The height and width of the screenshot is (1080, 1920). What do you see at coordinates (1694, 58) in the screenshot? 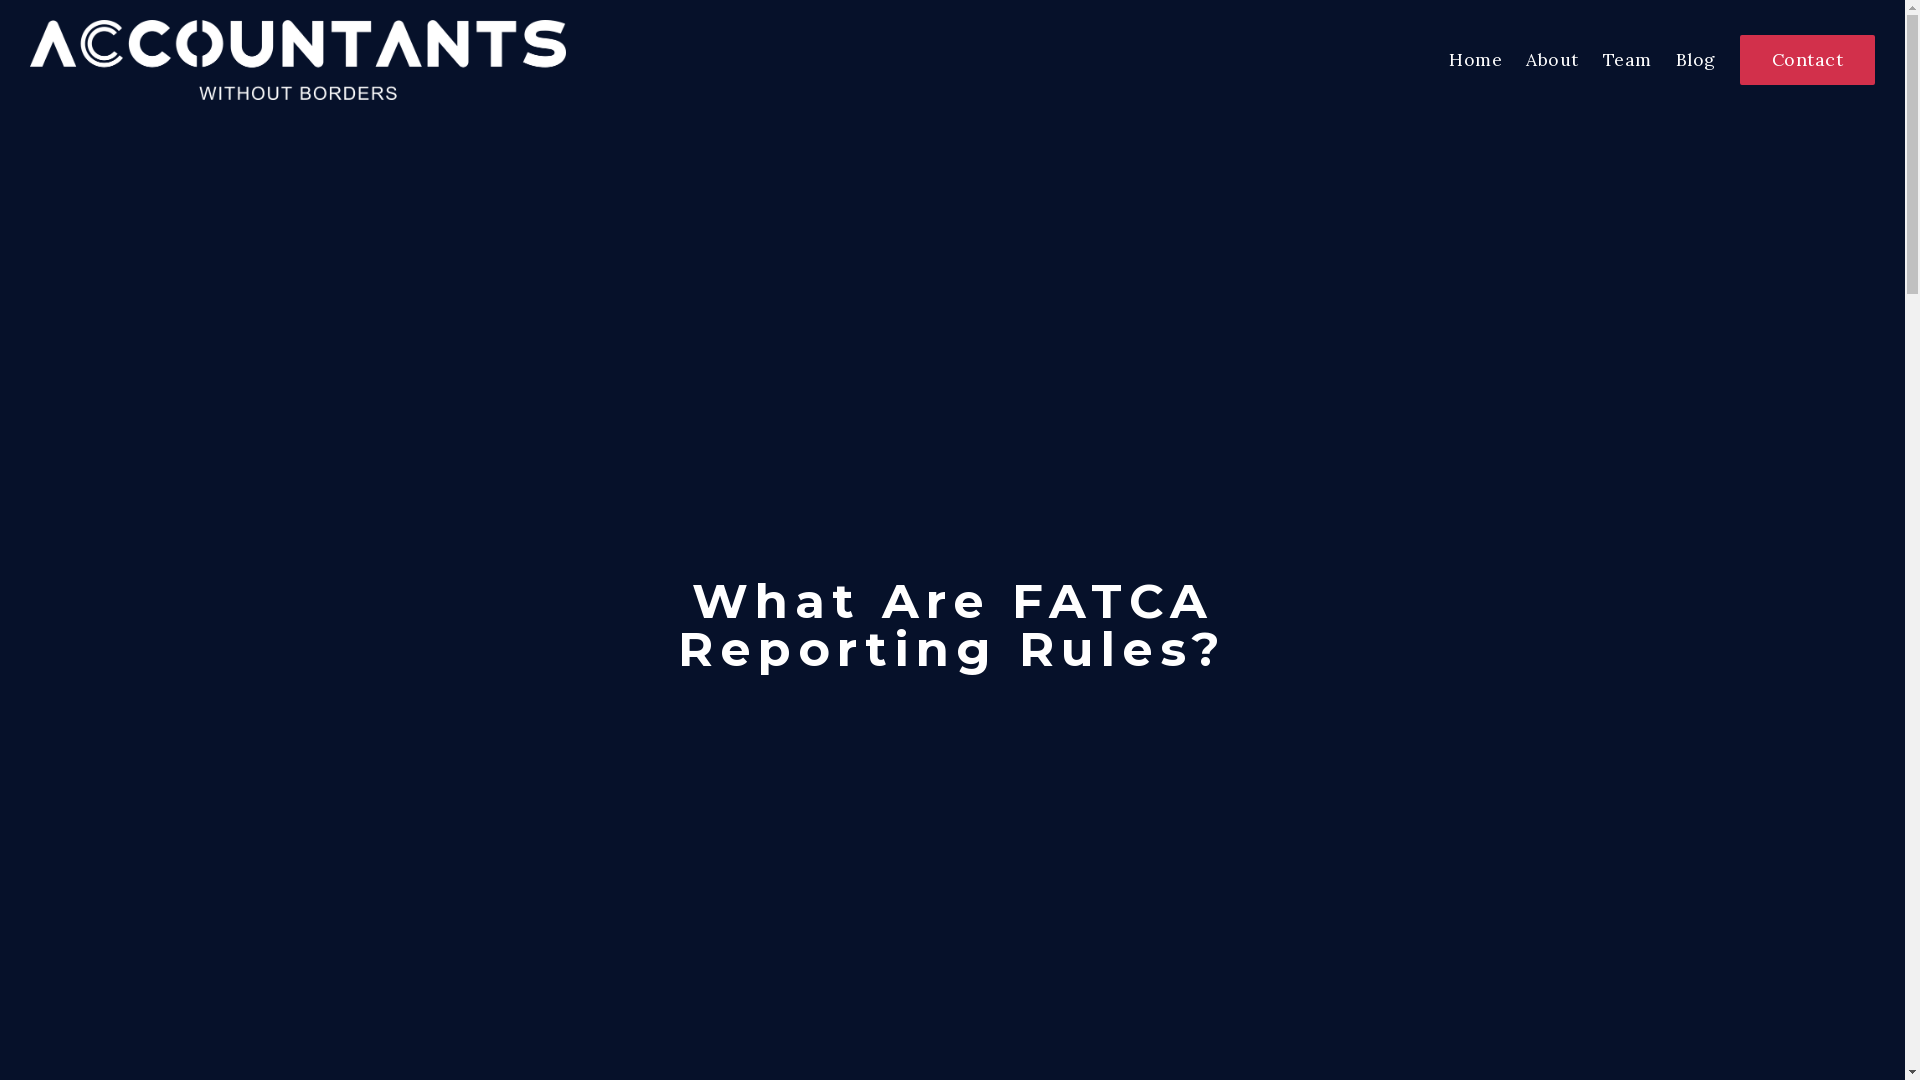
I see `'Blog'` at bounding box center [1694, 58].